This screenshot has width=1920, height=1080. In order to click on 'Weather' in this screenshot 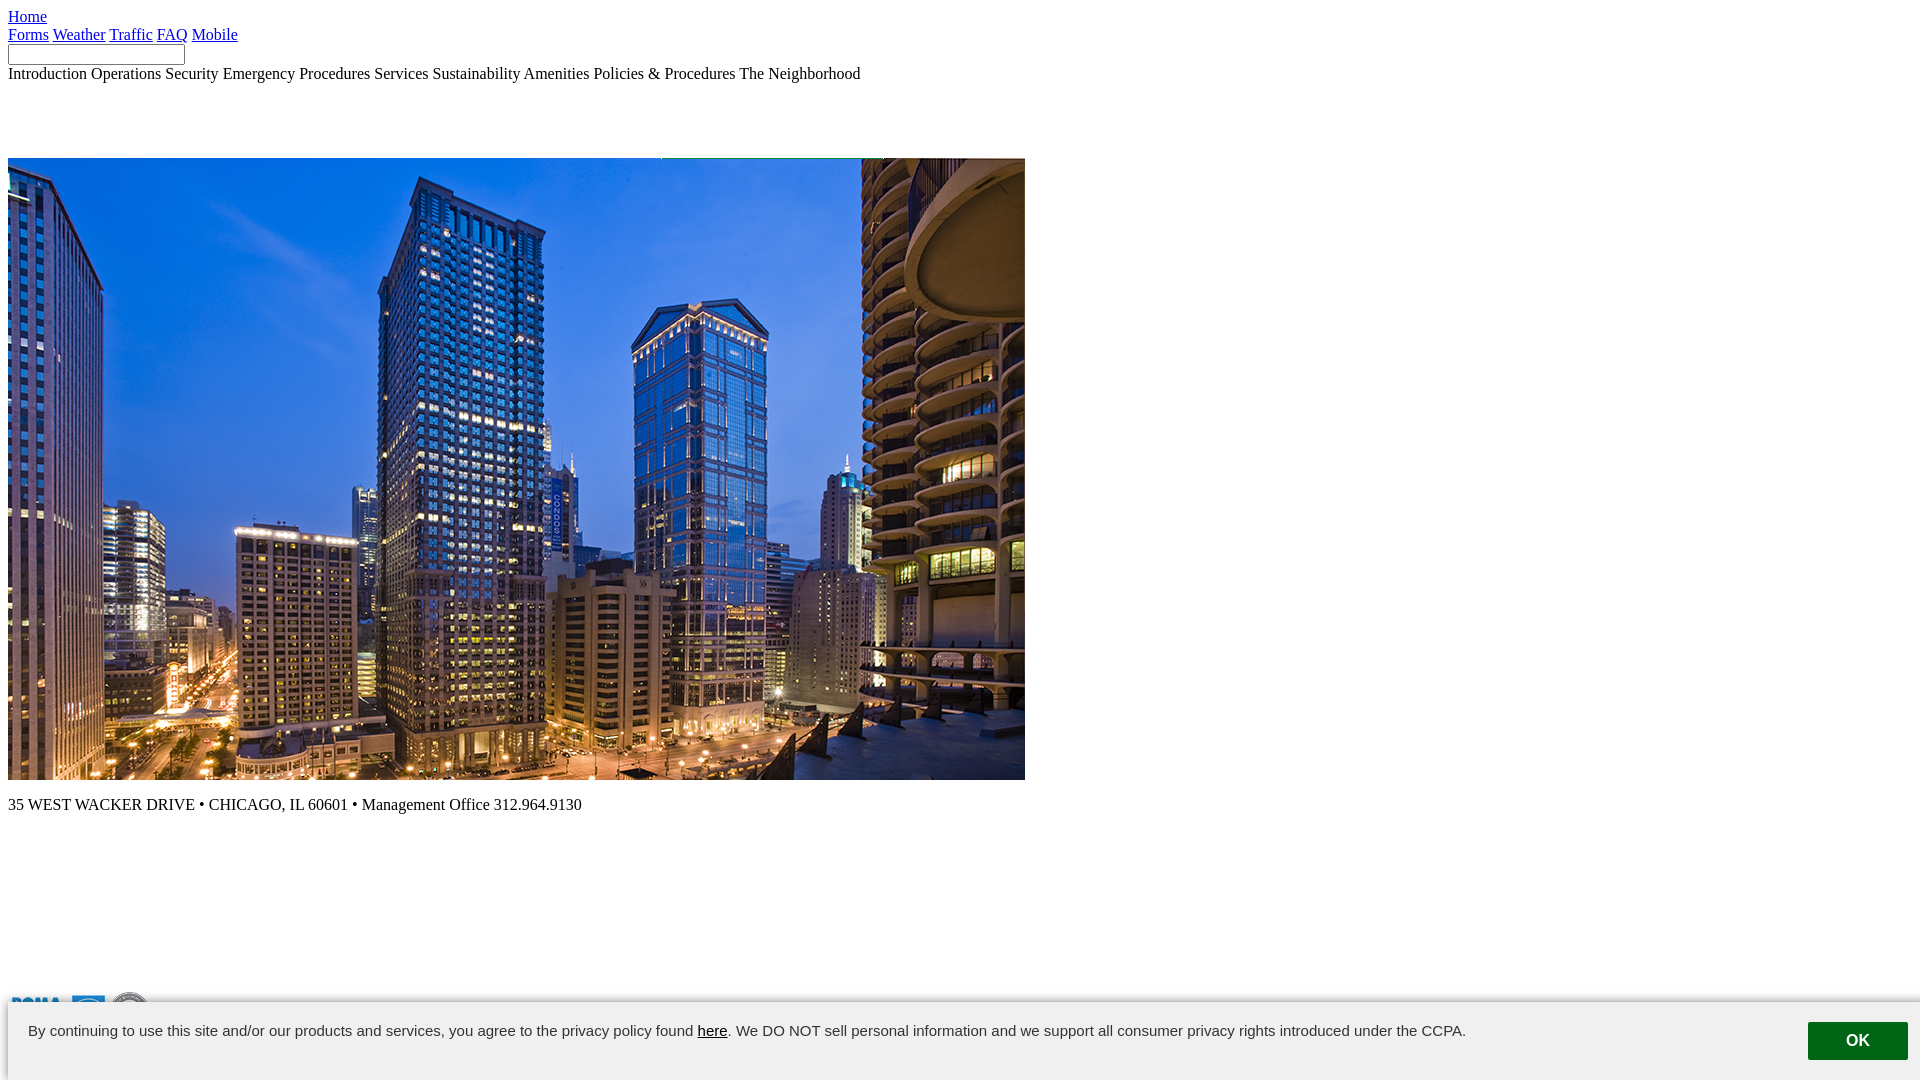, I will do `click(79, 34)`.